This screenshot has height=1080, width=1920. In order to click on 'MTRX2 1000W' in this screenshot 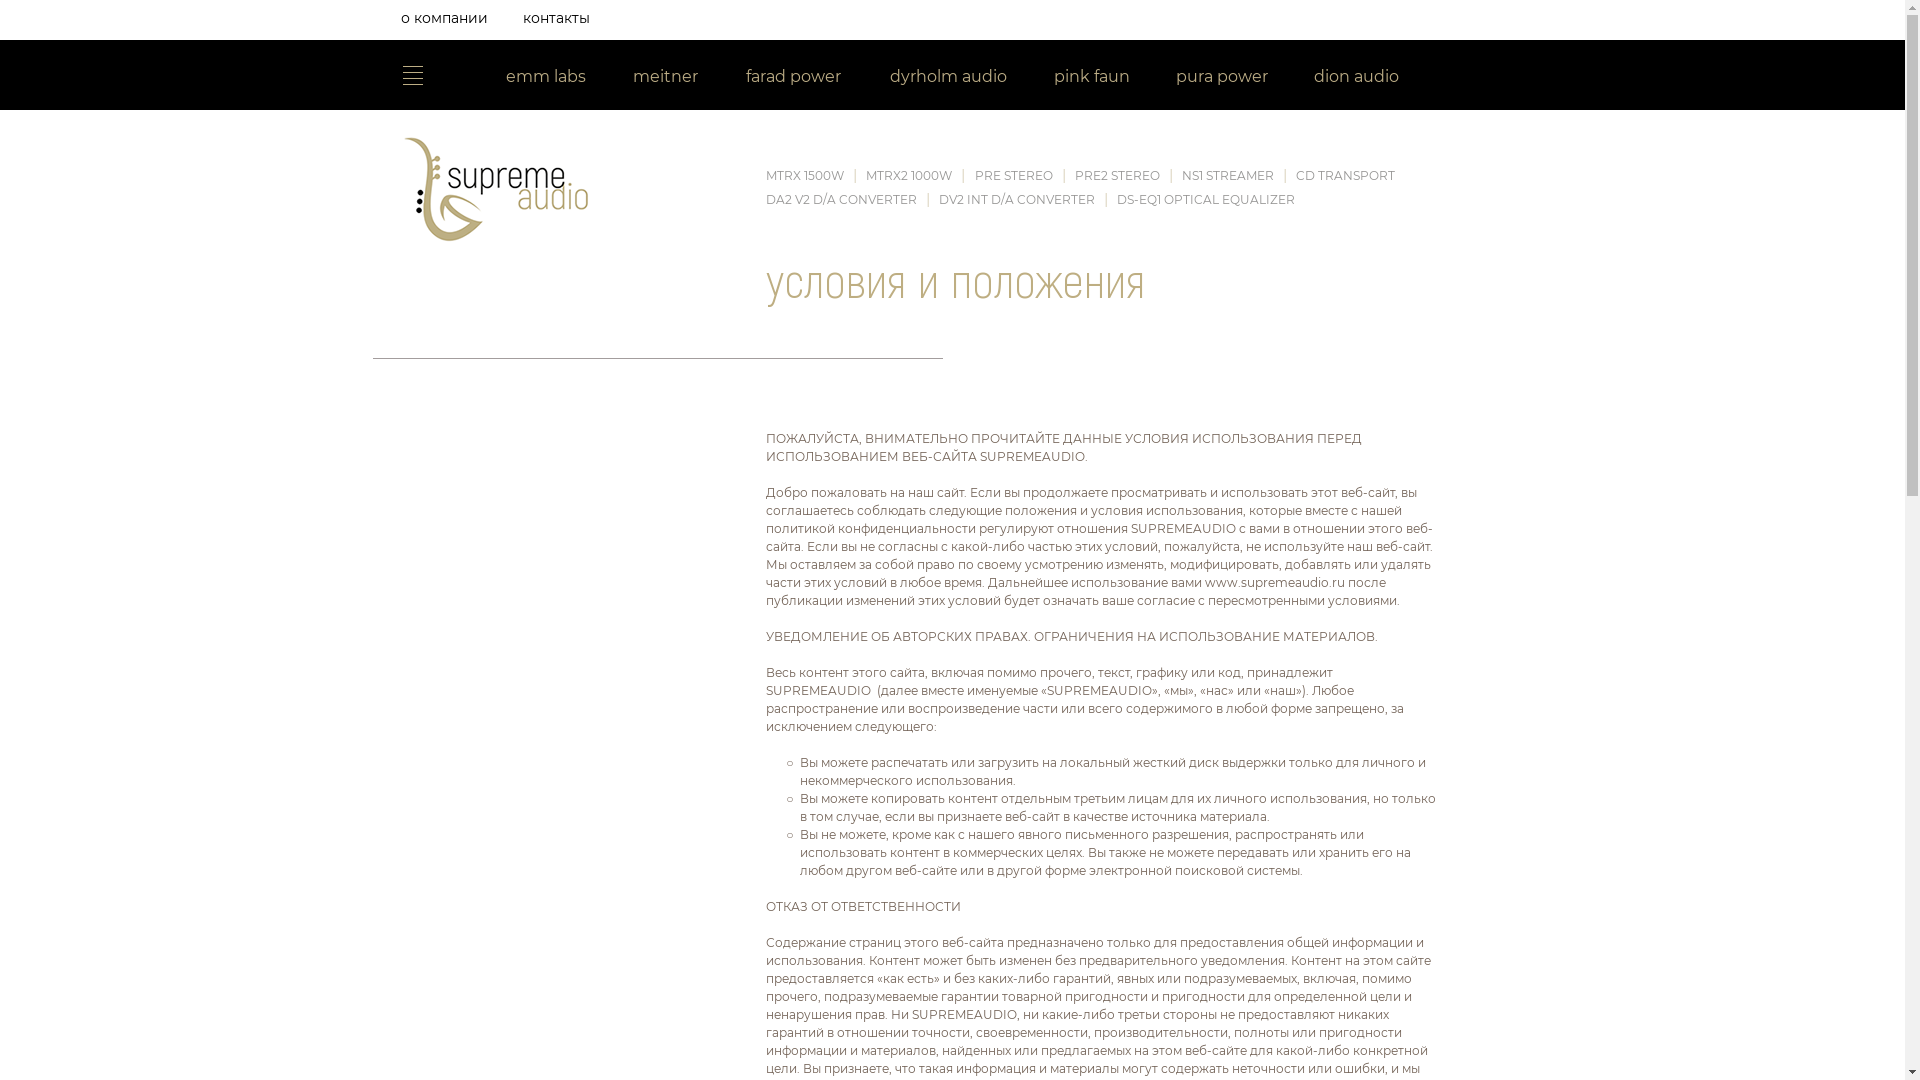, I will do `click(907, 174)`.